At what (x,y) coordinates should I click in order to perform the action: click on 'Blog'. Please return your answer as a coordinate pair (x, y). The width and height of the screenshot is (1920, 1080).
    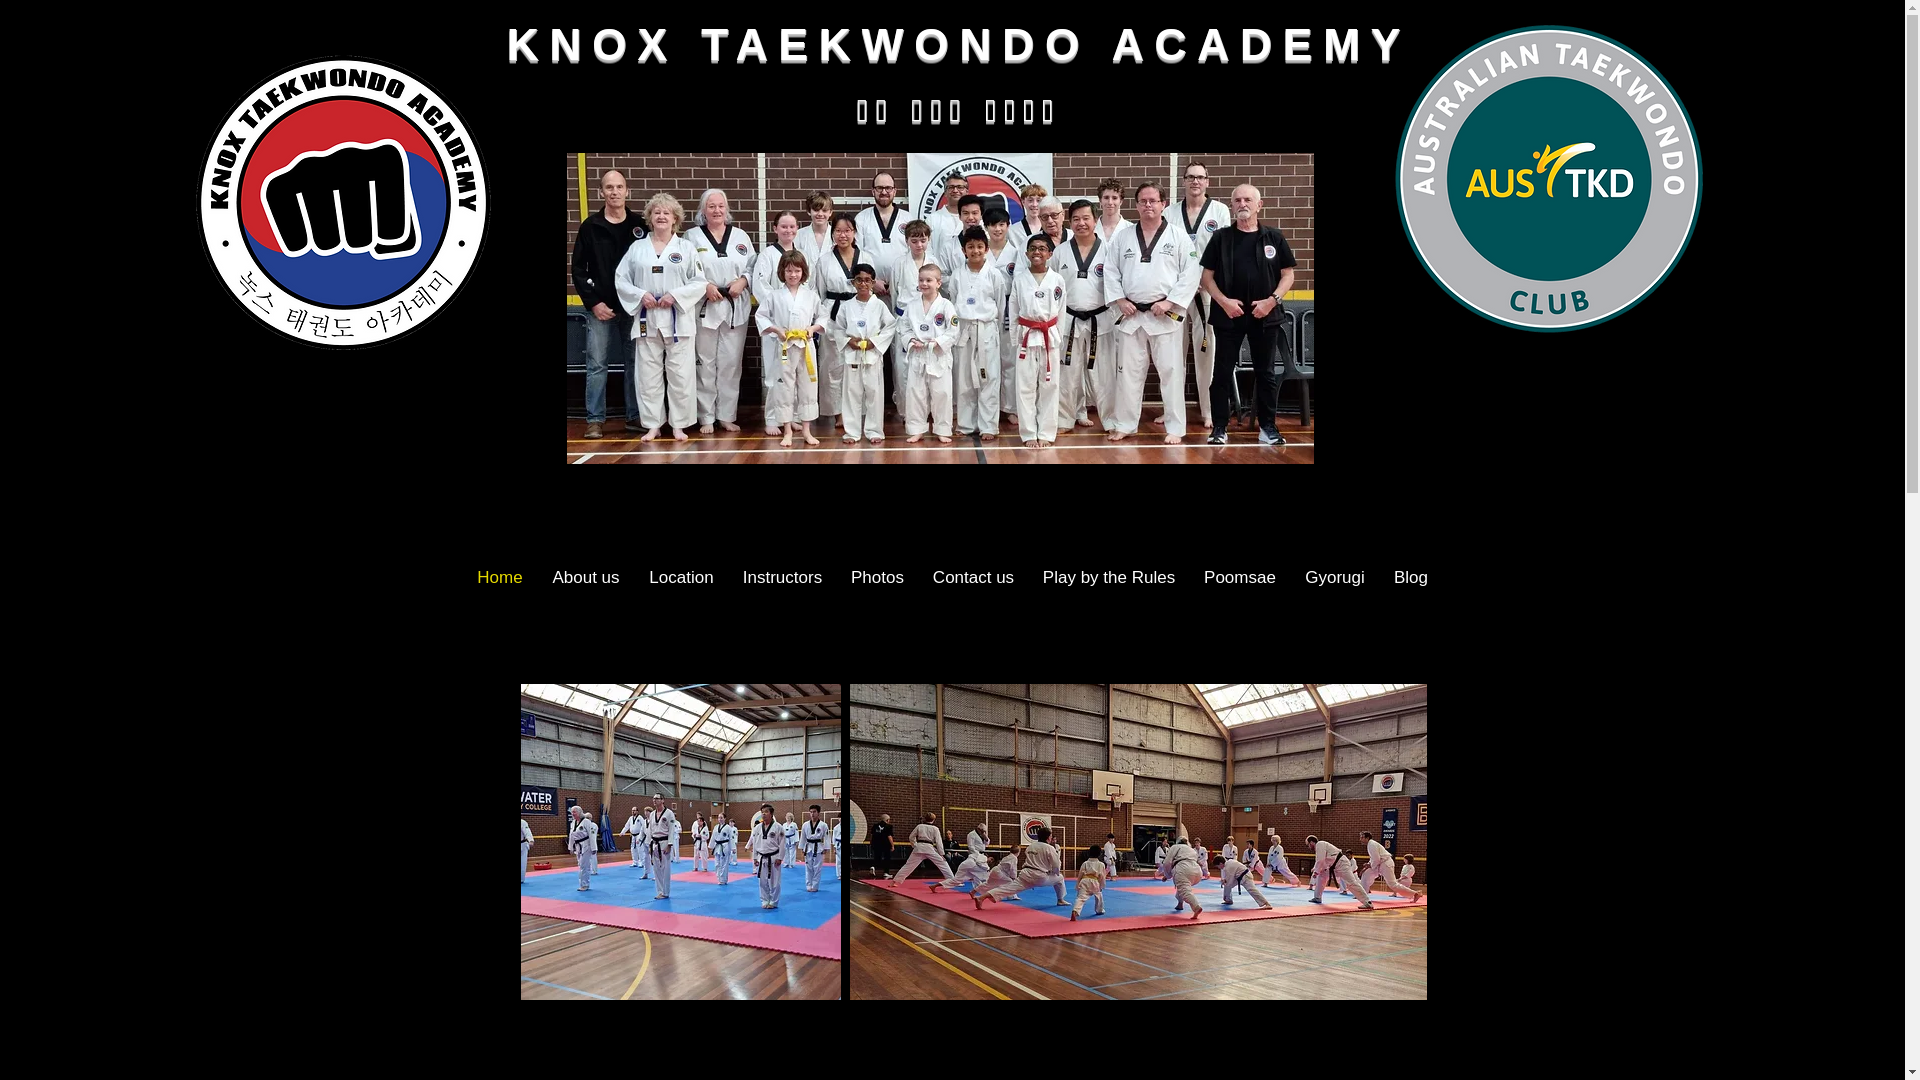
    Looking at the image, I should click on (1410, 578).